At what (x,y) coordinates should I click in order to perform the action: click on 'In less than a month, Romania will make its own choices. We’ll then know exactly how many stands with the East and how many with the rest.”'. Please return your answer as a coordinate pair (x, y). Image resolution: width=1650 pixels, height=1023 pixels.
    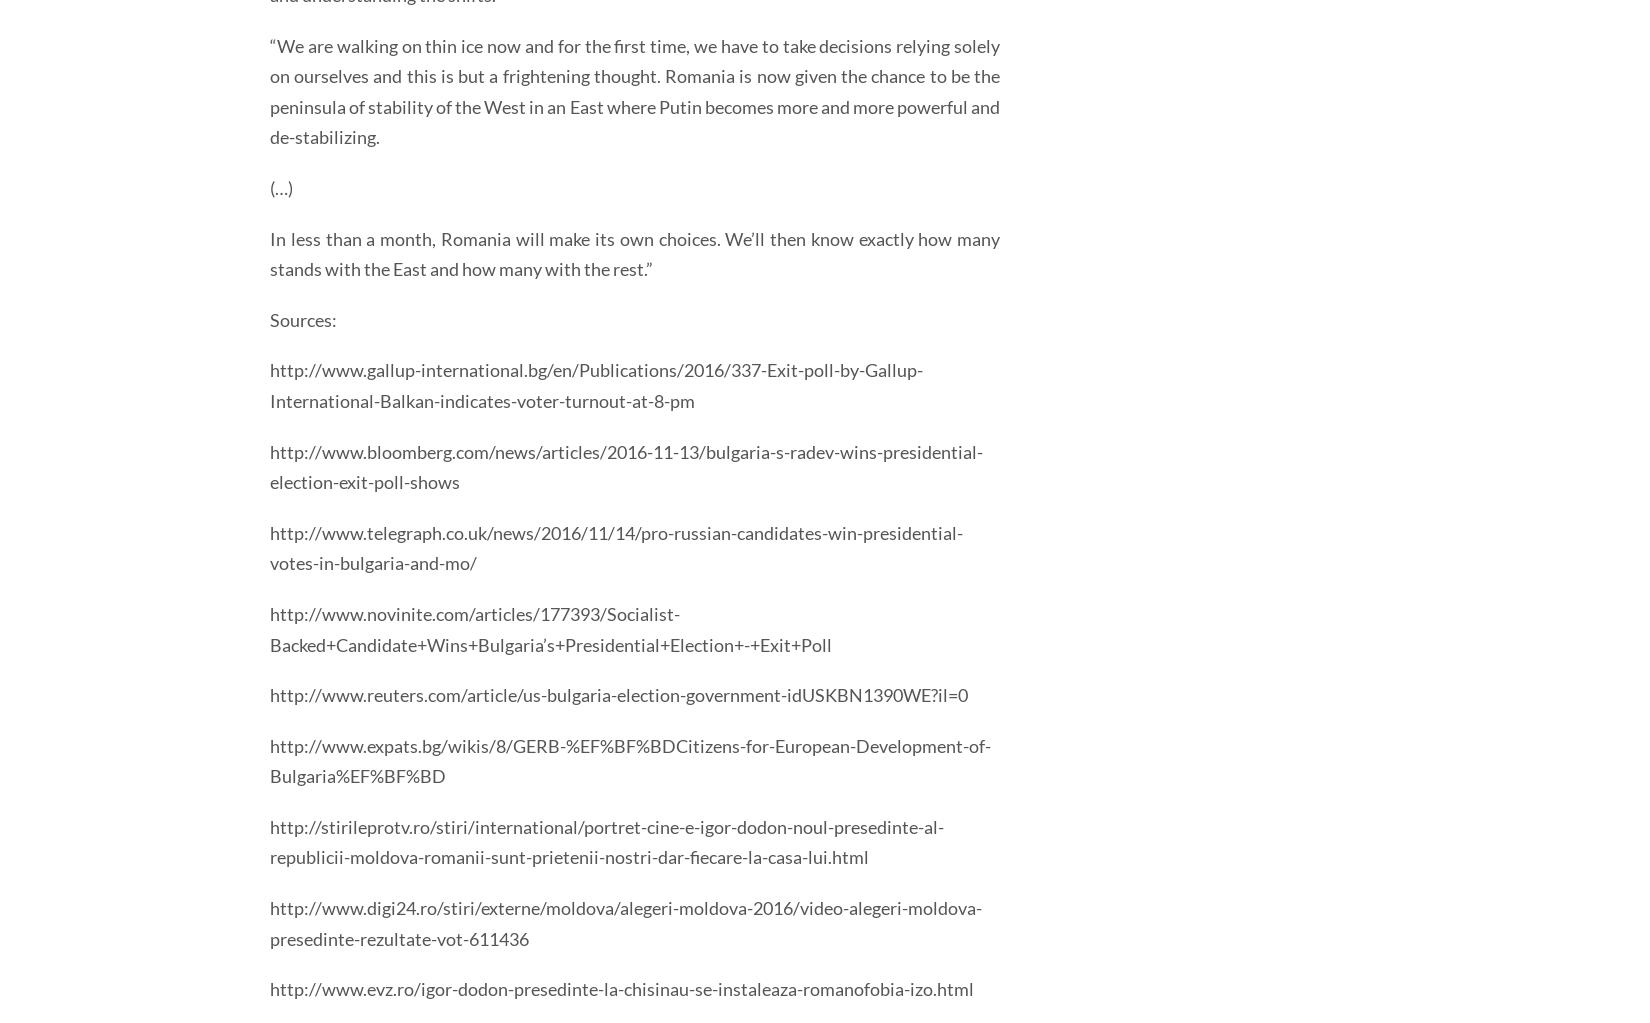
    Looking at the image, I should click on (633, 253).